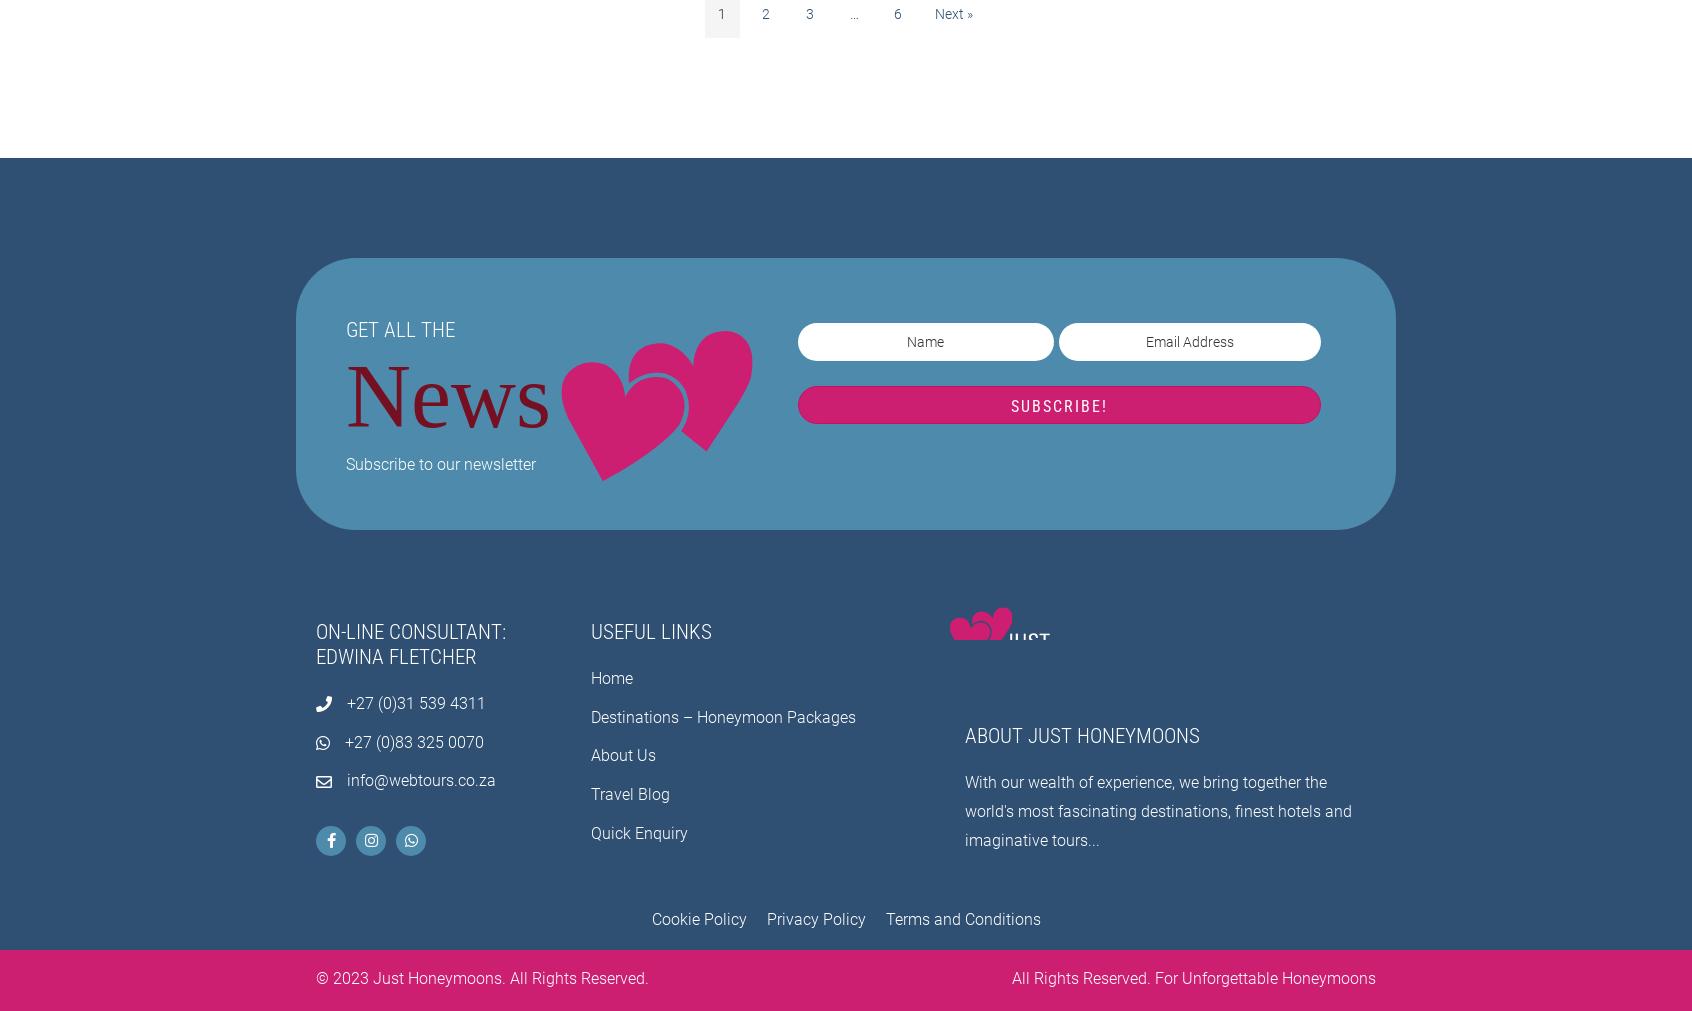  Describe the element at coordinates (815, 918) in the screenshot. I see `'Privacy Policy'` at that location.